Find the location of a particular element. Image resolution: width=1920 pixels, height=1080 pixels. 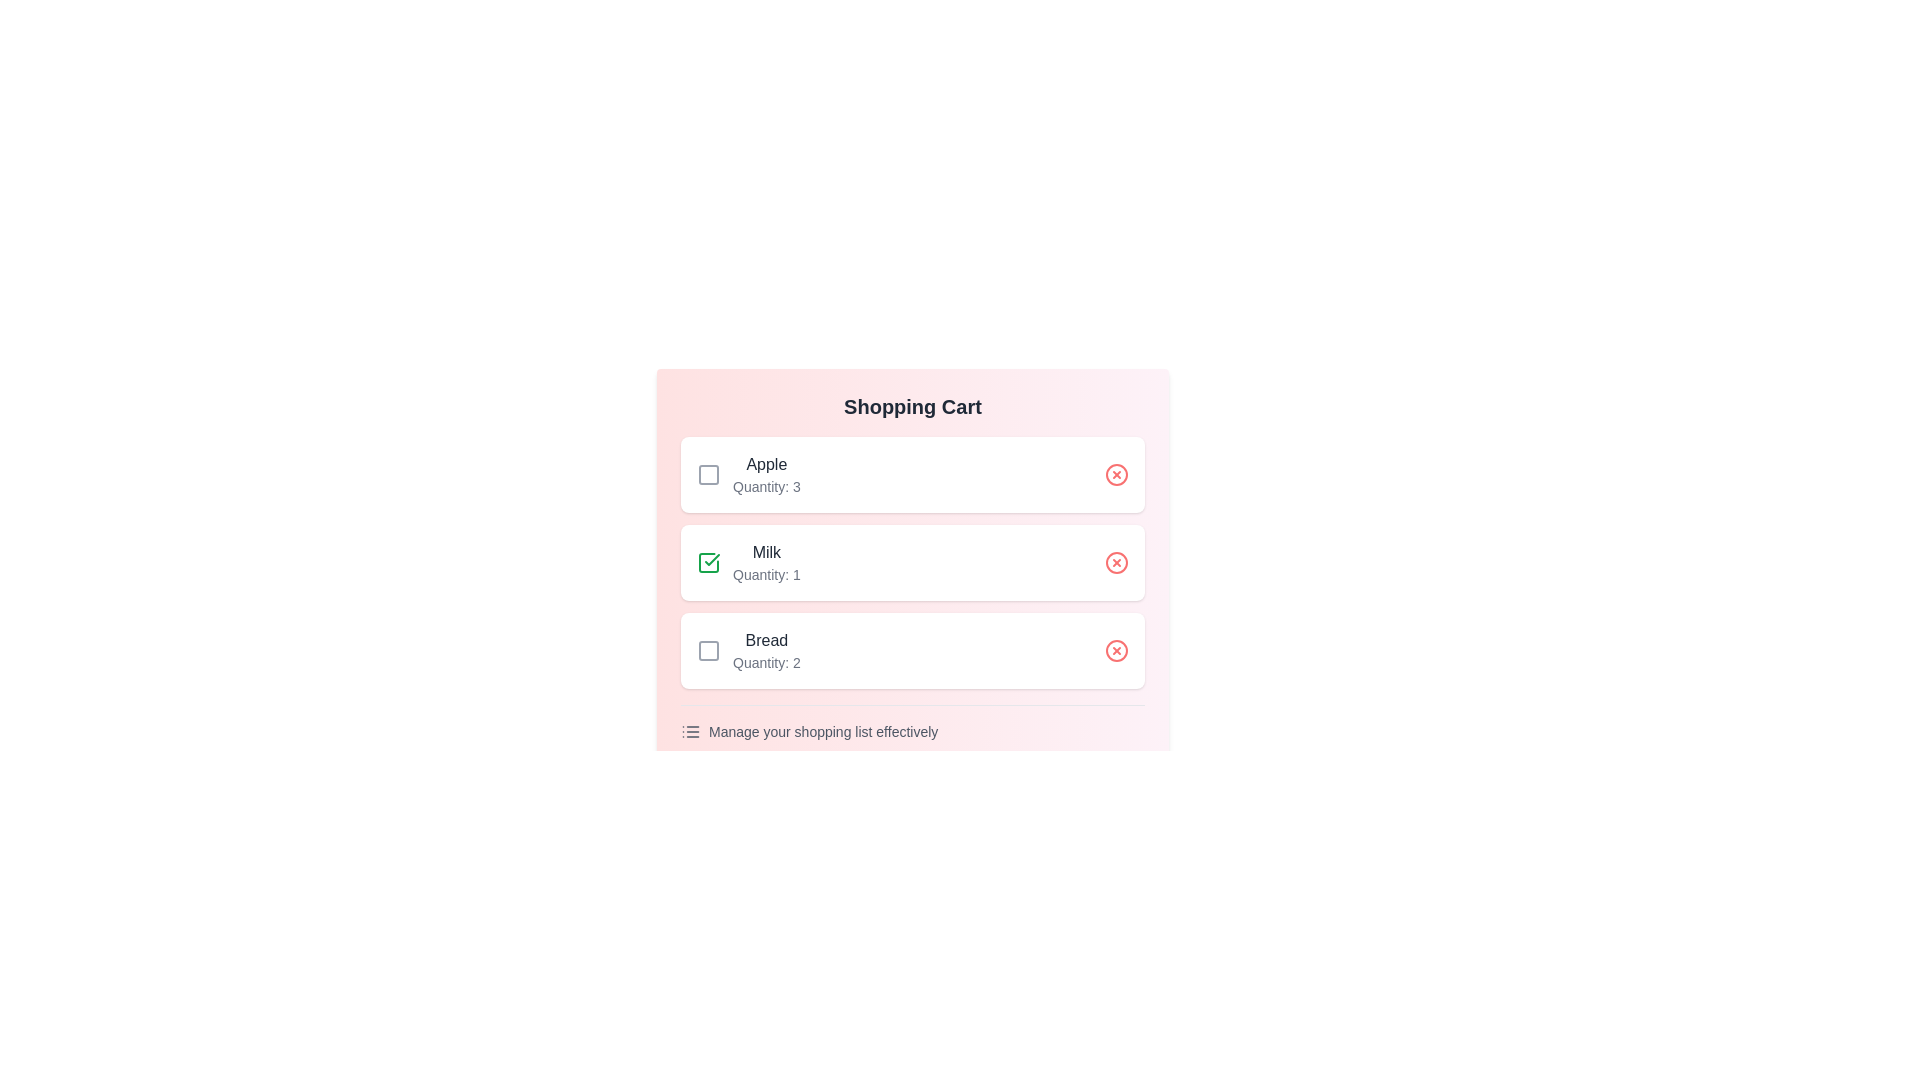

delete button for the item Apple in the shopping cart is located at coordinates (1116, 474).